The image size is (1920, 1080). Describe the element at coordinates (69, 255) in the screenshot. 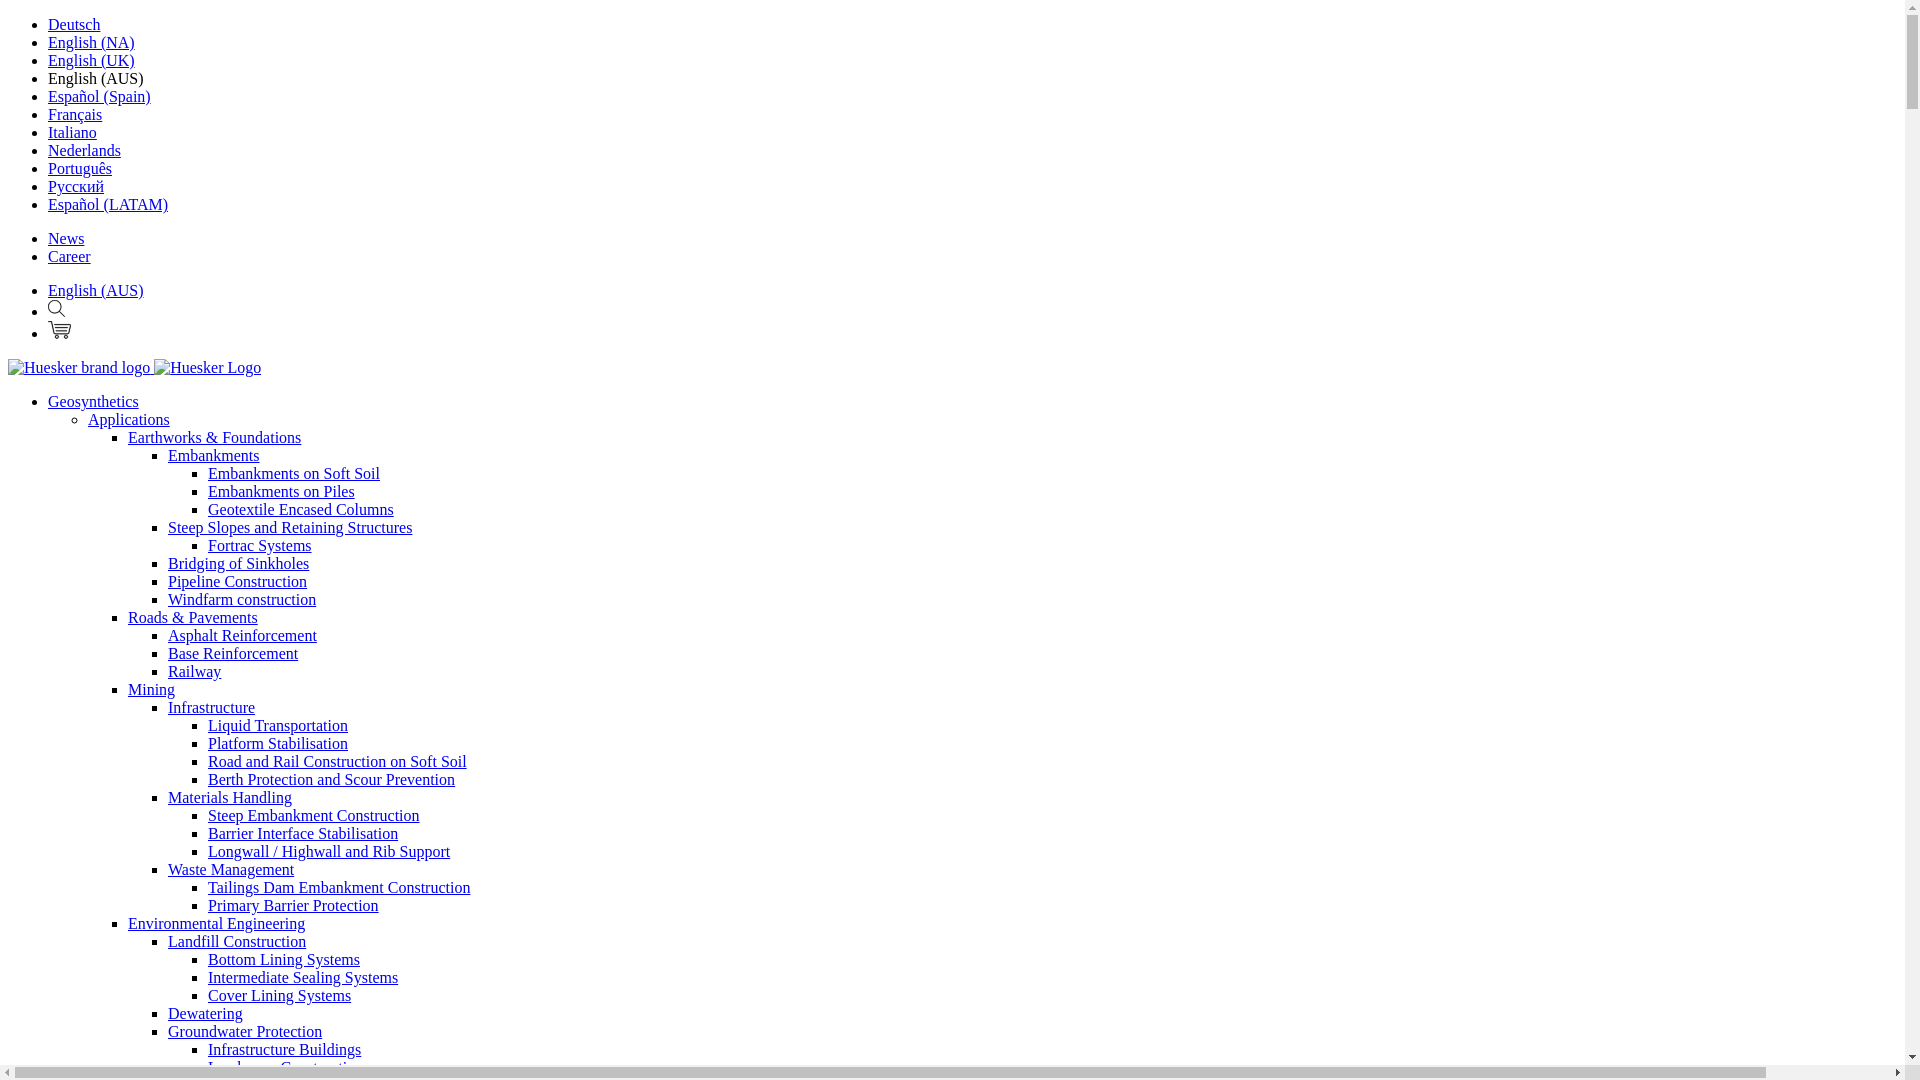

I see `'Career'` at that location.